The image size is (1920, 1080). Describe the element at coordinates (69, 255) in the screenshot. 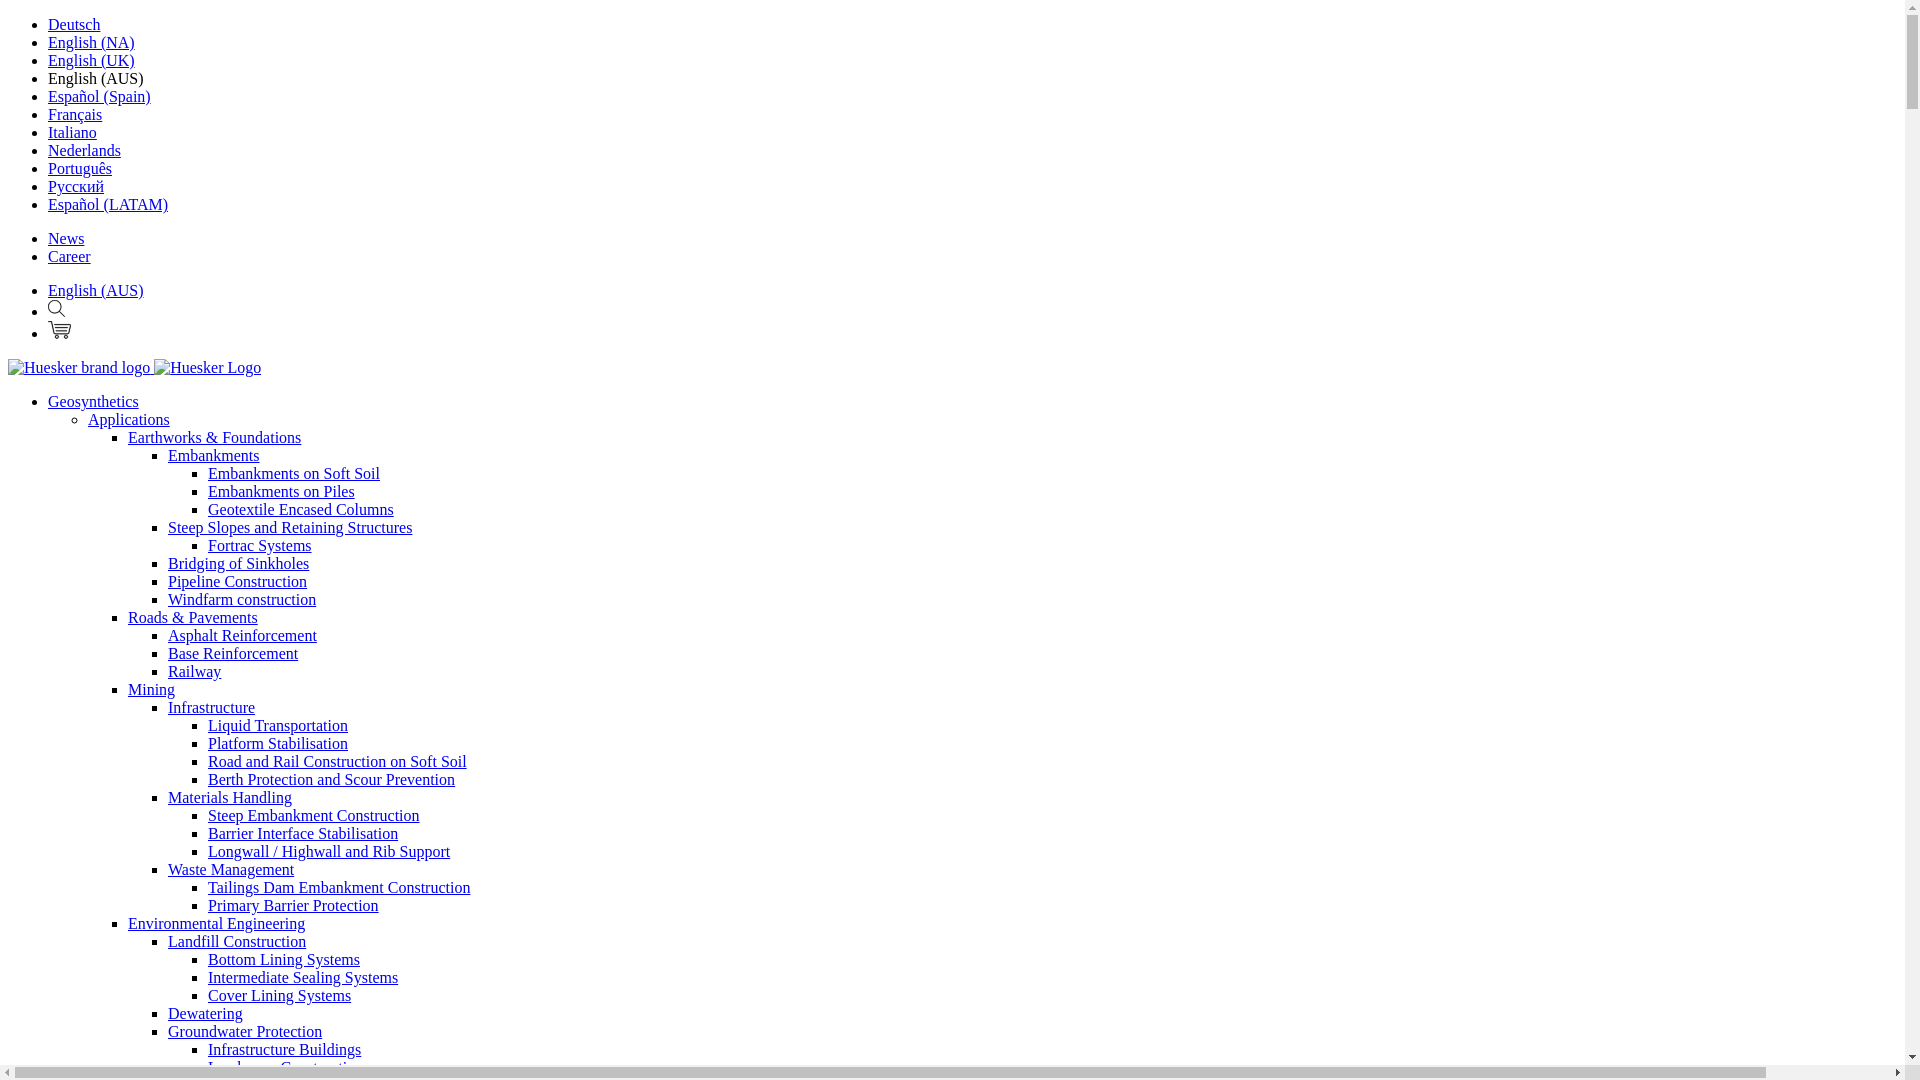

I see `'Career'` at that location.